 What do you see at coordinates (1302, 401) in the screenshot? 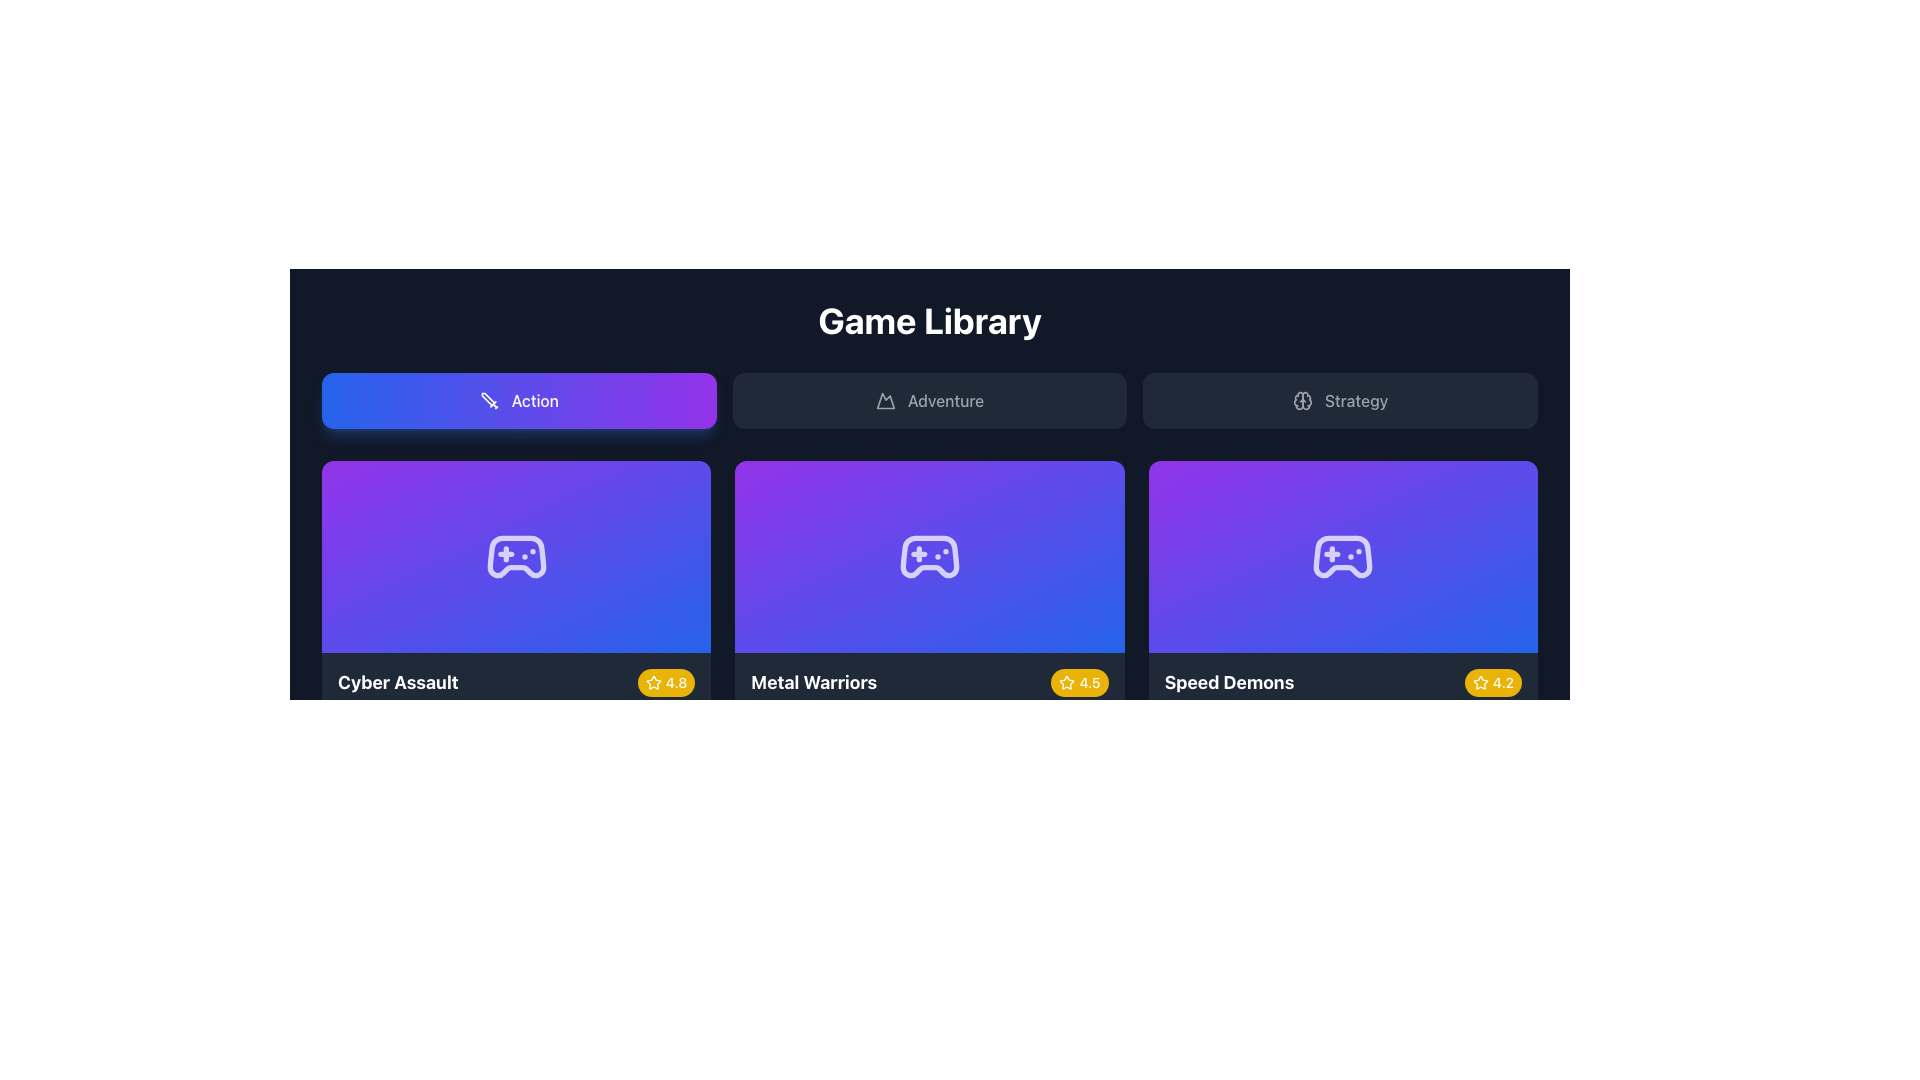
I see `the brain icon located to the left of the word 'Strategy' within the rightmost button of the top-center area of the interface` at bounding box center [1302, 401].